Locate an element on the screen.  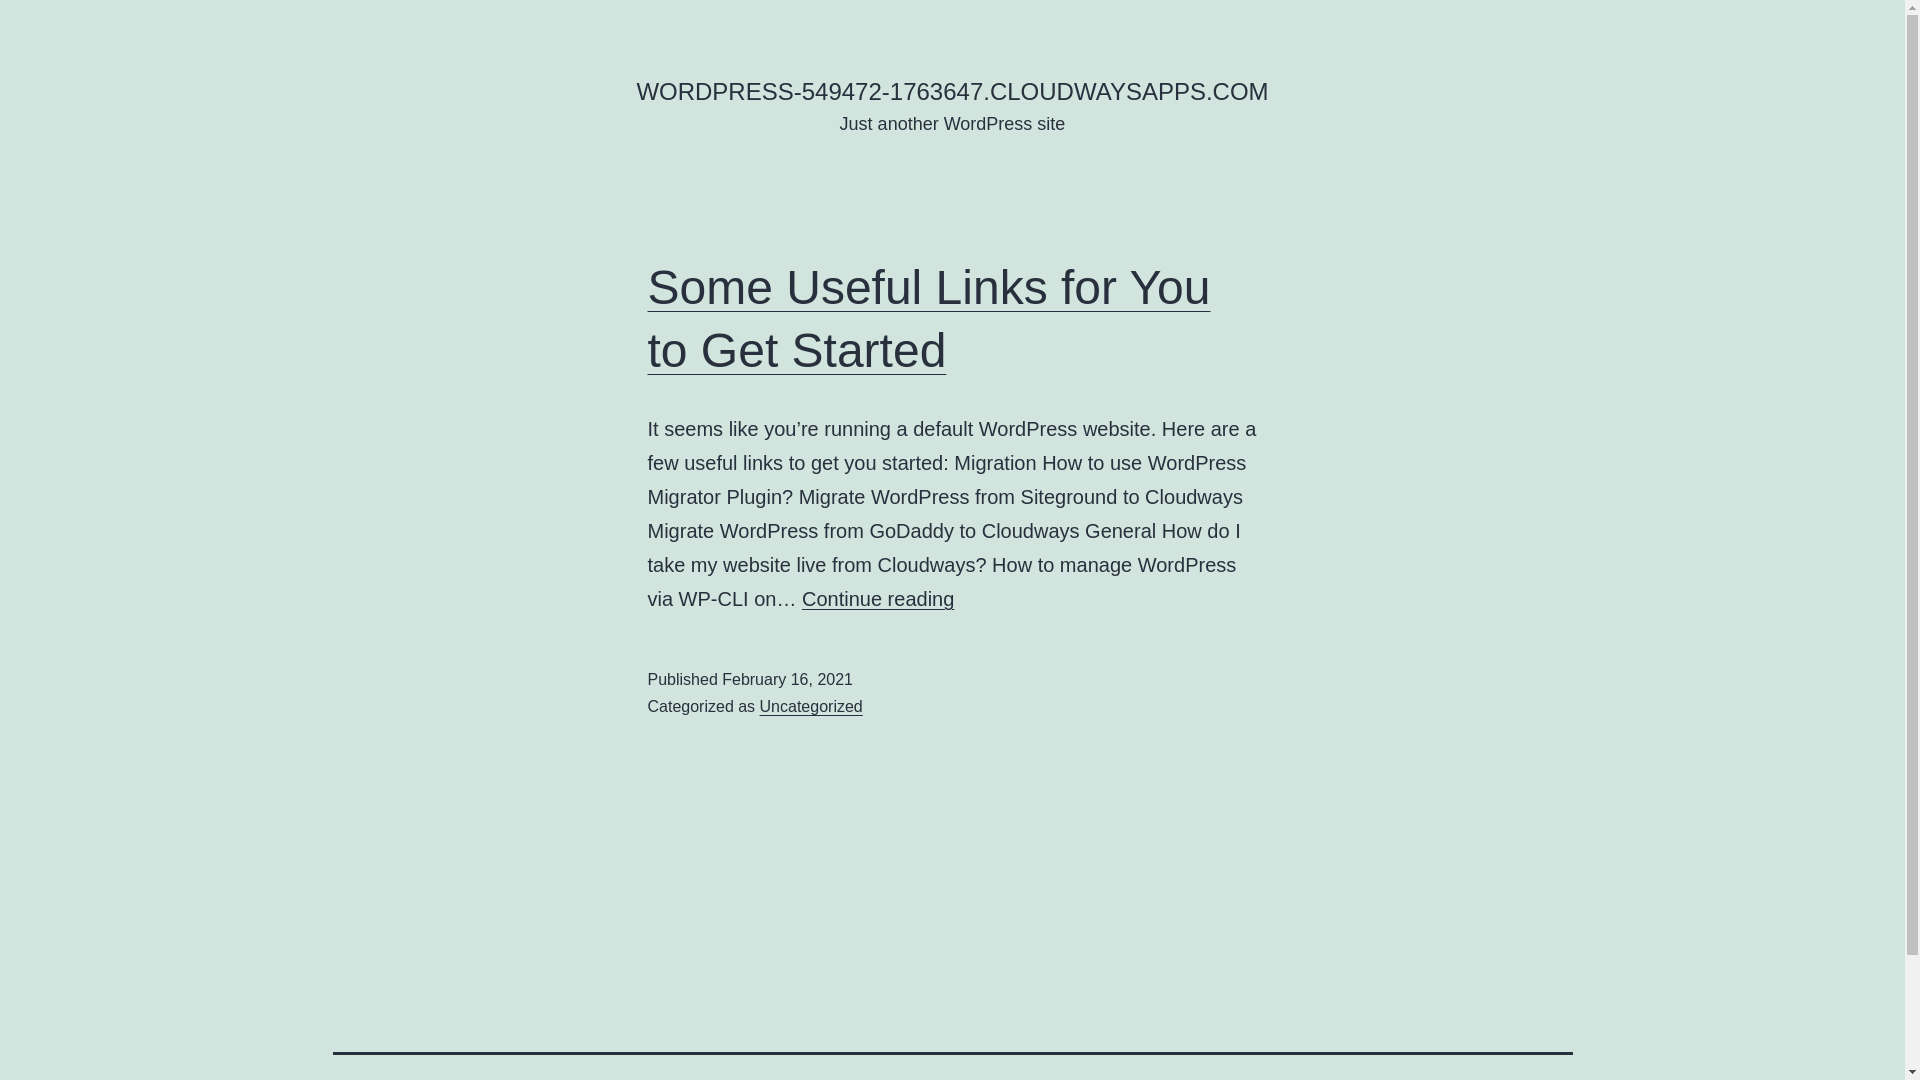
'Uncategorized' is located at coordinates (811, 705).